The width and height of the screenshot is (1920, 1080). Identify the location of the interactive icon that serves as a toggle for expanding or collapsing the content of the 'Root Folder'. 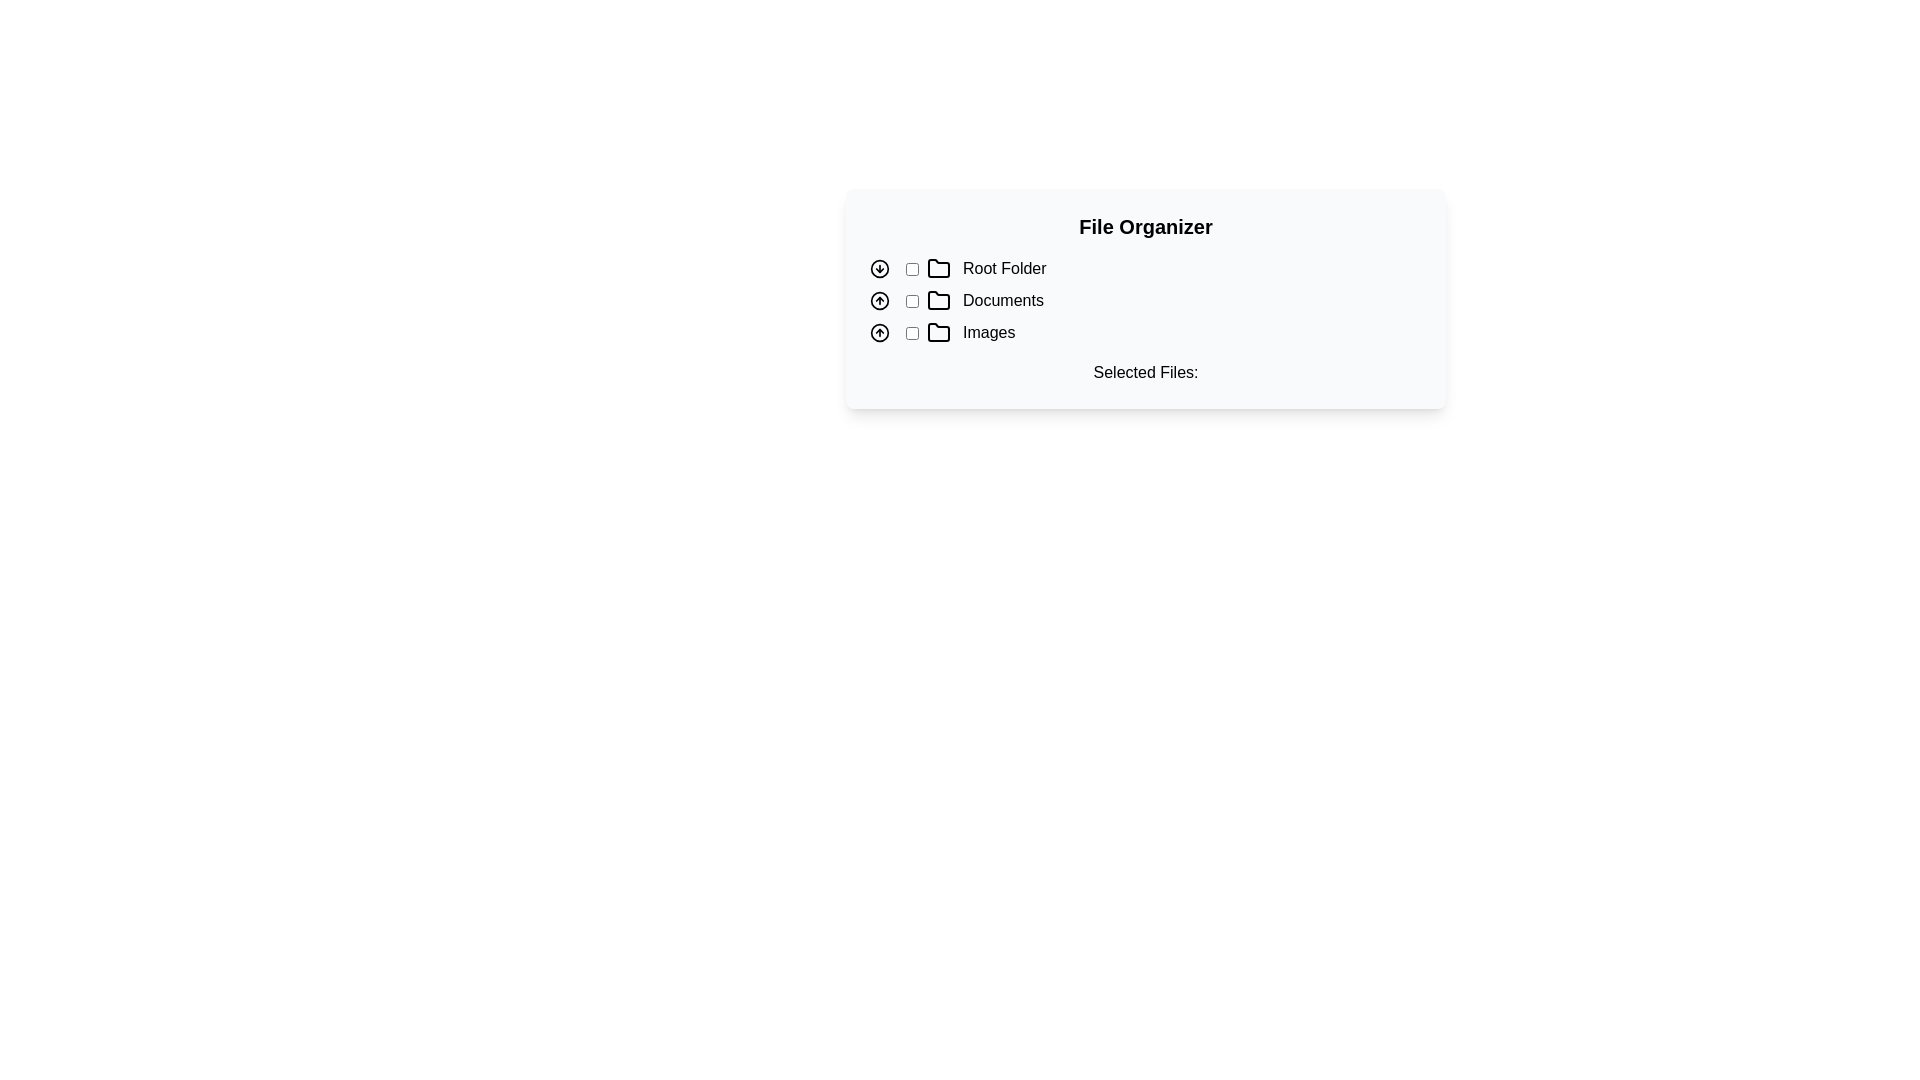
(879, 268).